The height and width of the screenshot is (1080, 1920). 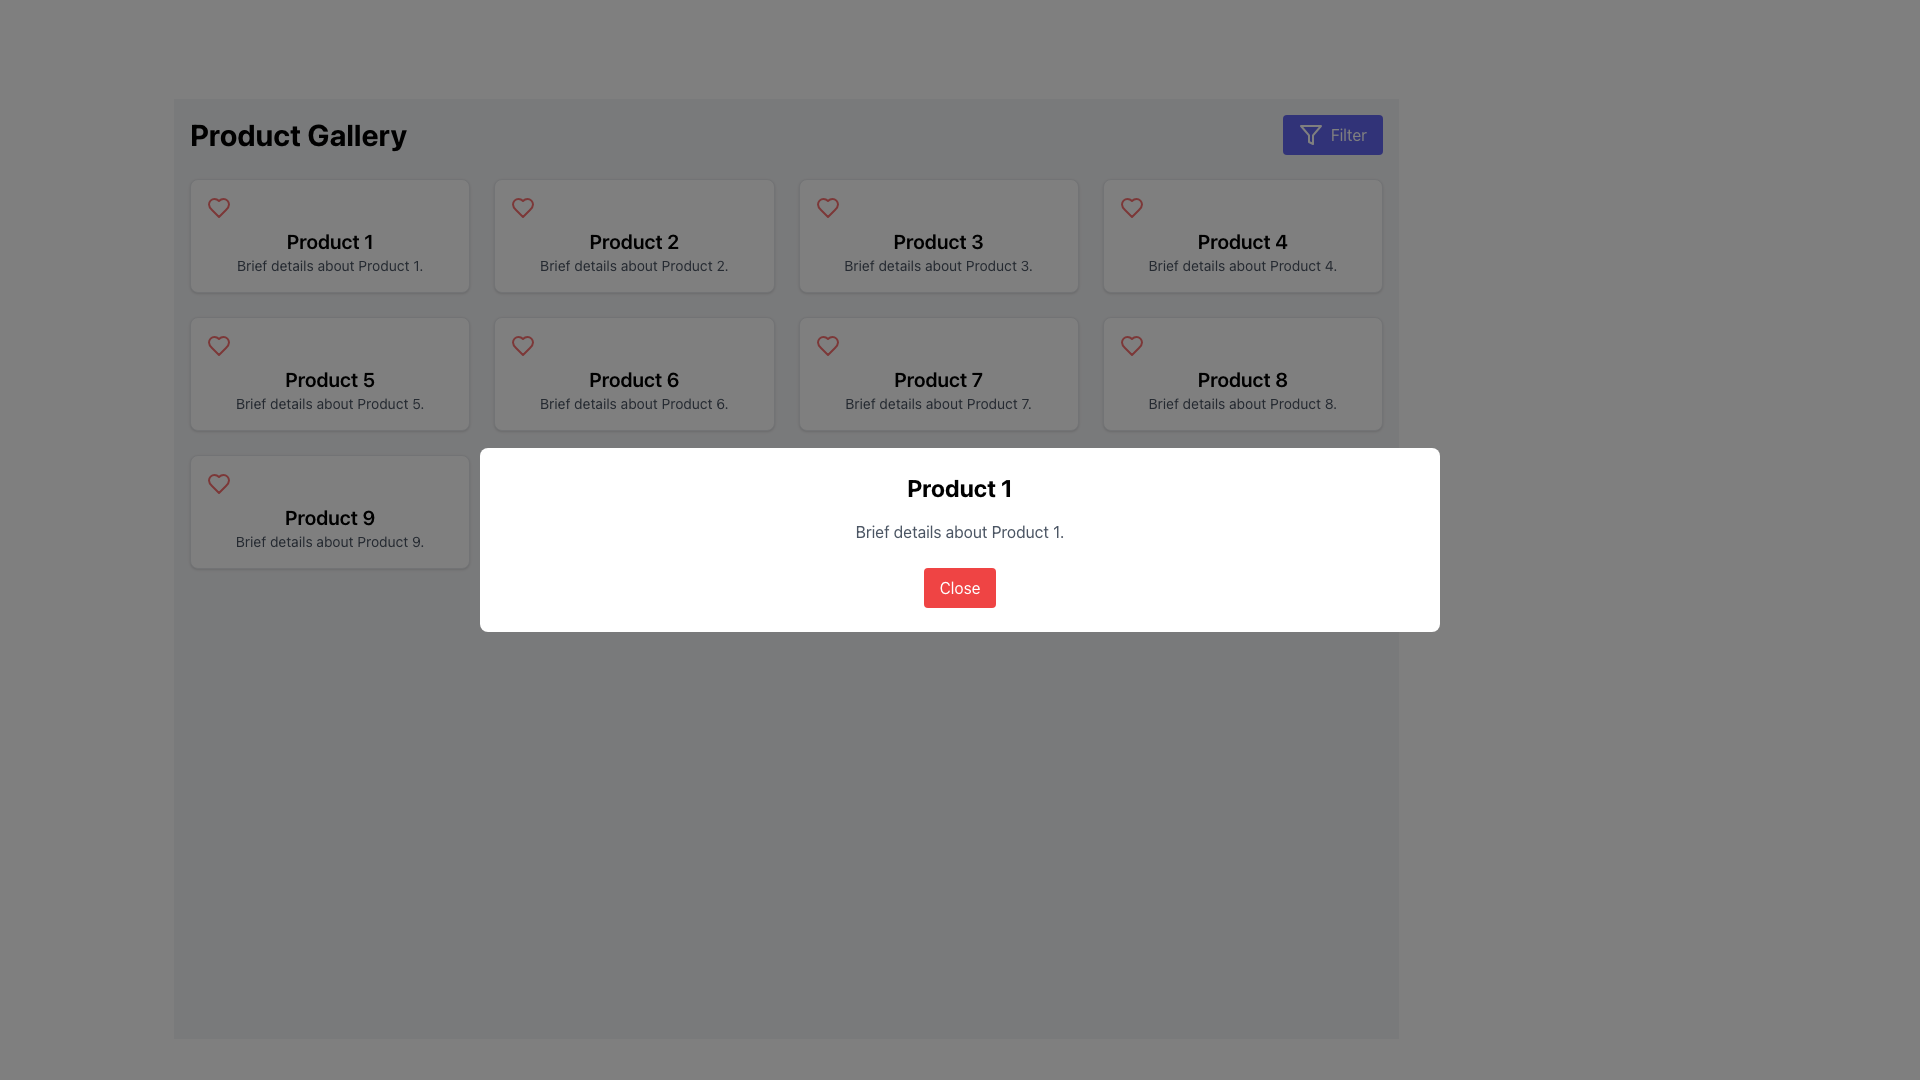 I want to click on the red heart-shaped icon button above the label 'Product 2', so click(x=523, y=208).